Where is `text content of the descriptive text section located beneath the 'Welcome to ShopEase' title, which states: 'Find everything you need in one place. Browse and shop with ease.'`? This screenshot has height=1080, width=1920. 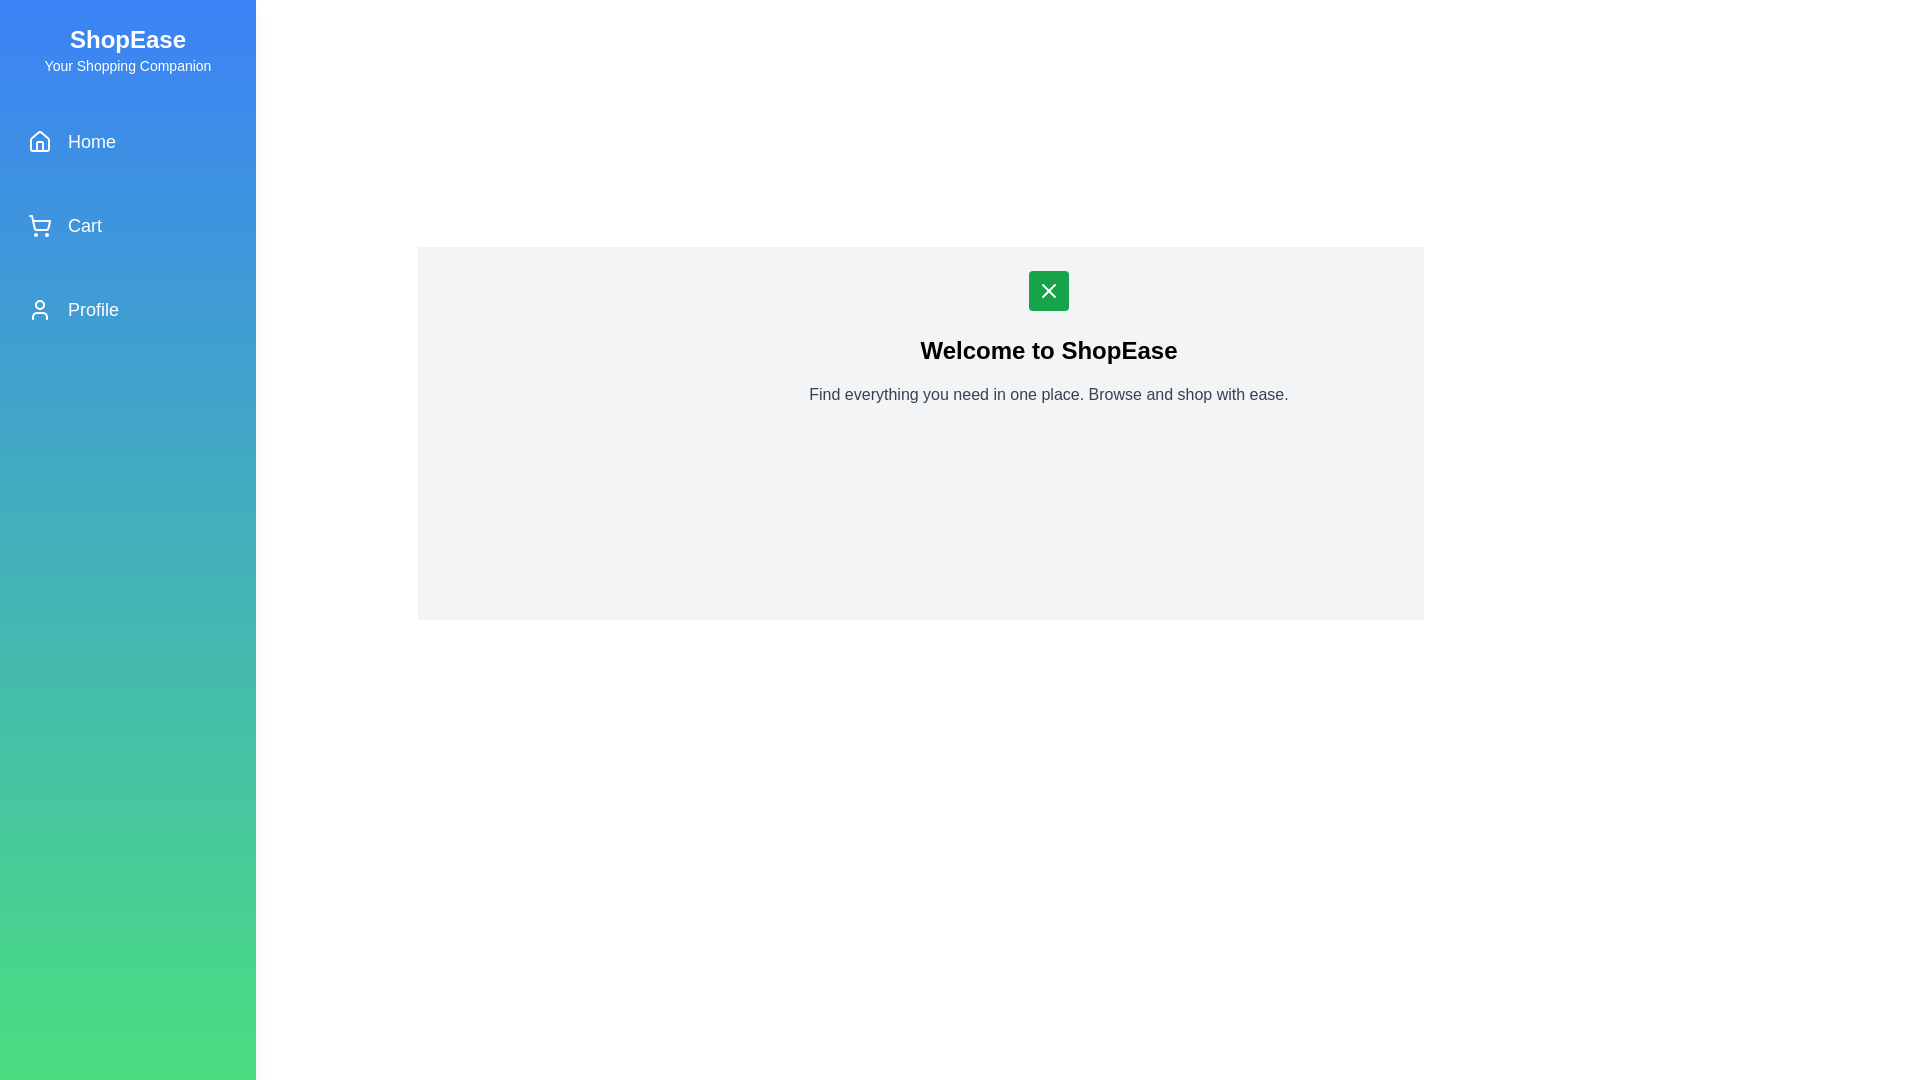
text content of the descriptive text section located beneath the 'Welcome to ShopEase' title, which states: 'Find everything you need in one place. Browse and shop with ease.' is located at coordinates (1048, 394).